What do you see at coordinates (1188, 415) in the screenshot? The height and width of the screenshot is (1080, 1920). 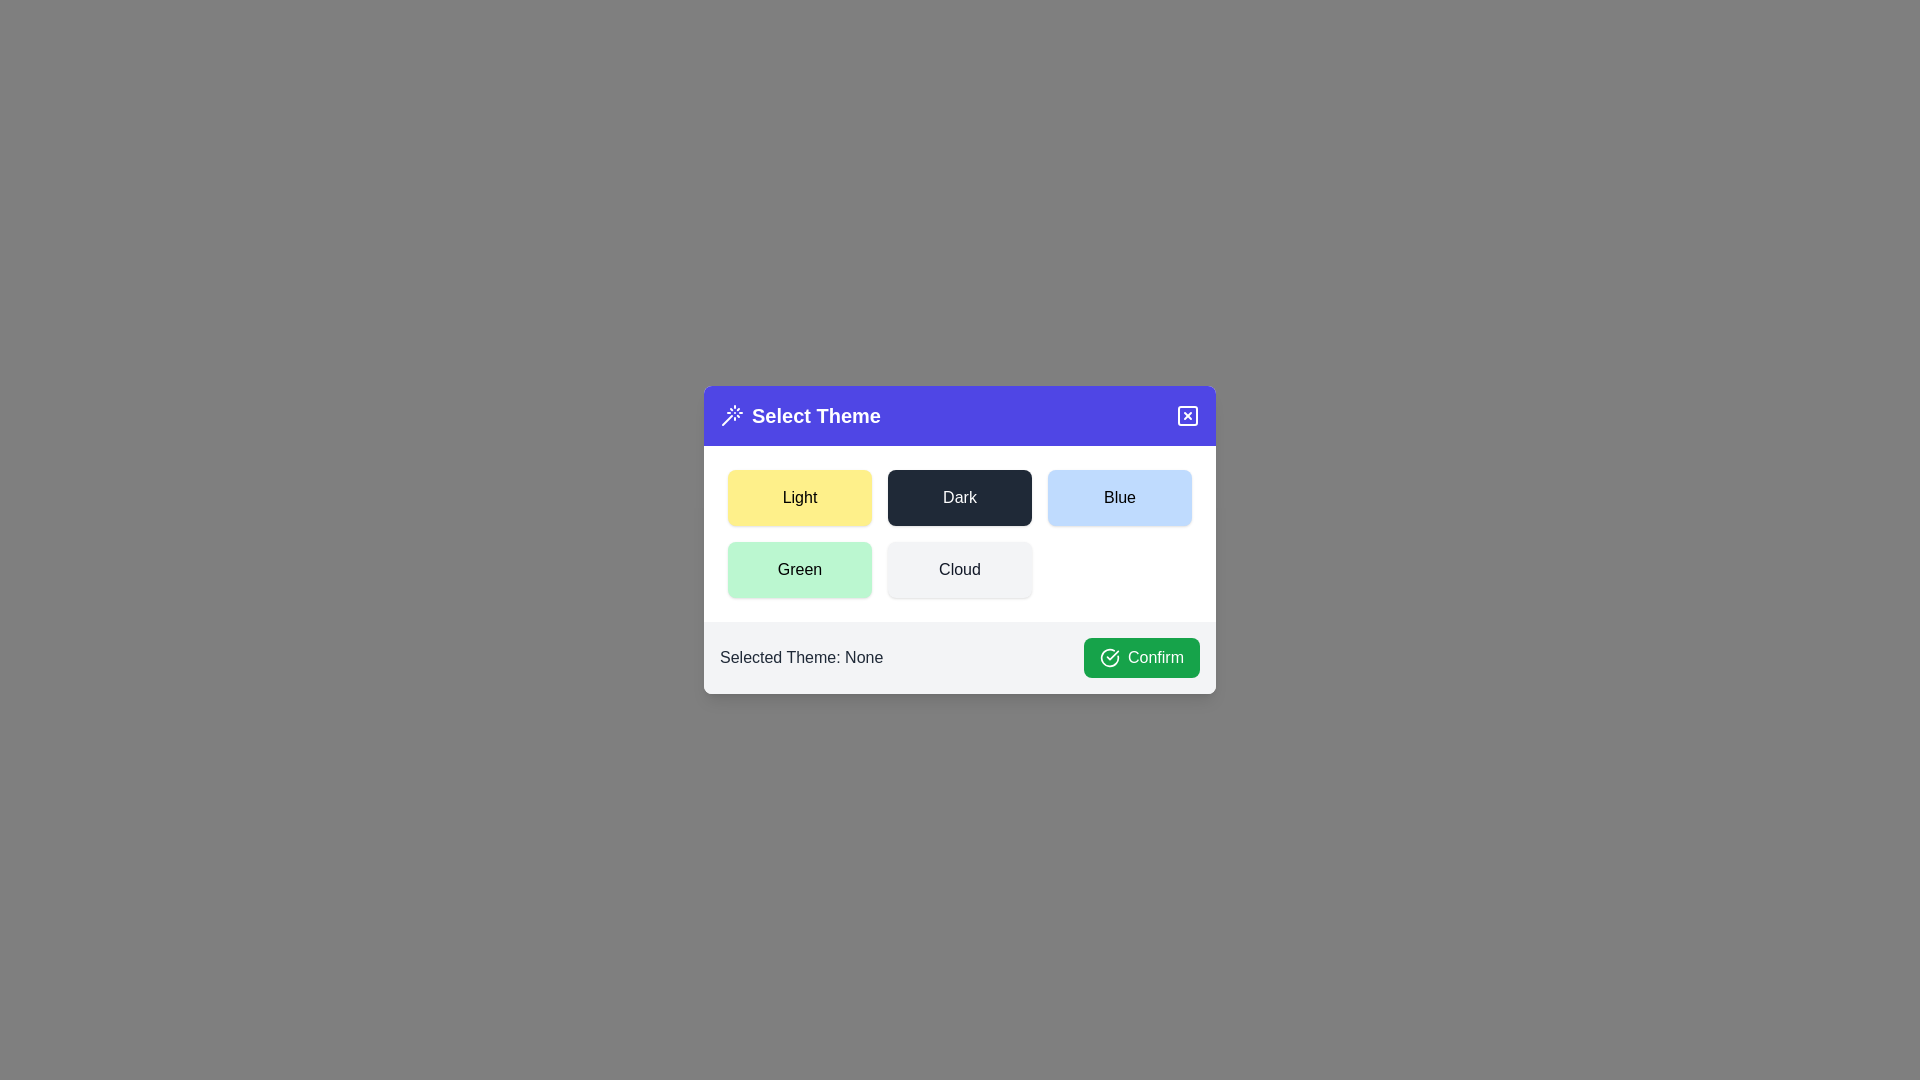 I see `the close button in the top-right corner of the dialog box` at bounding box center [1188, 415].